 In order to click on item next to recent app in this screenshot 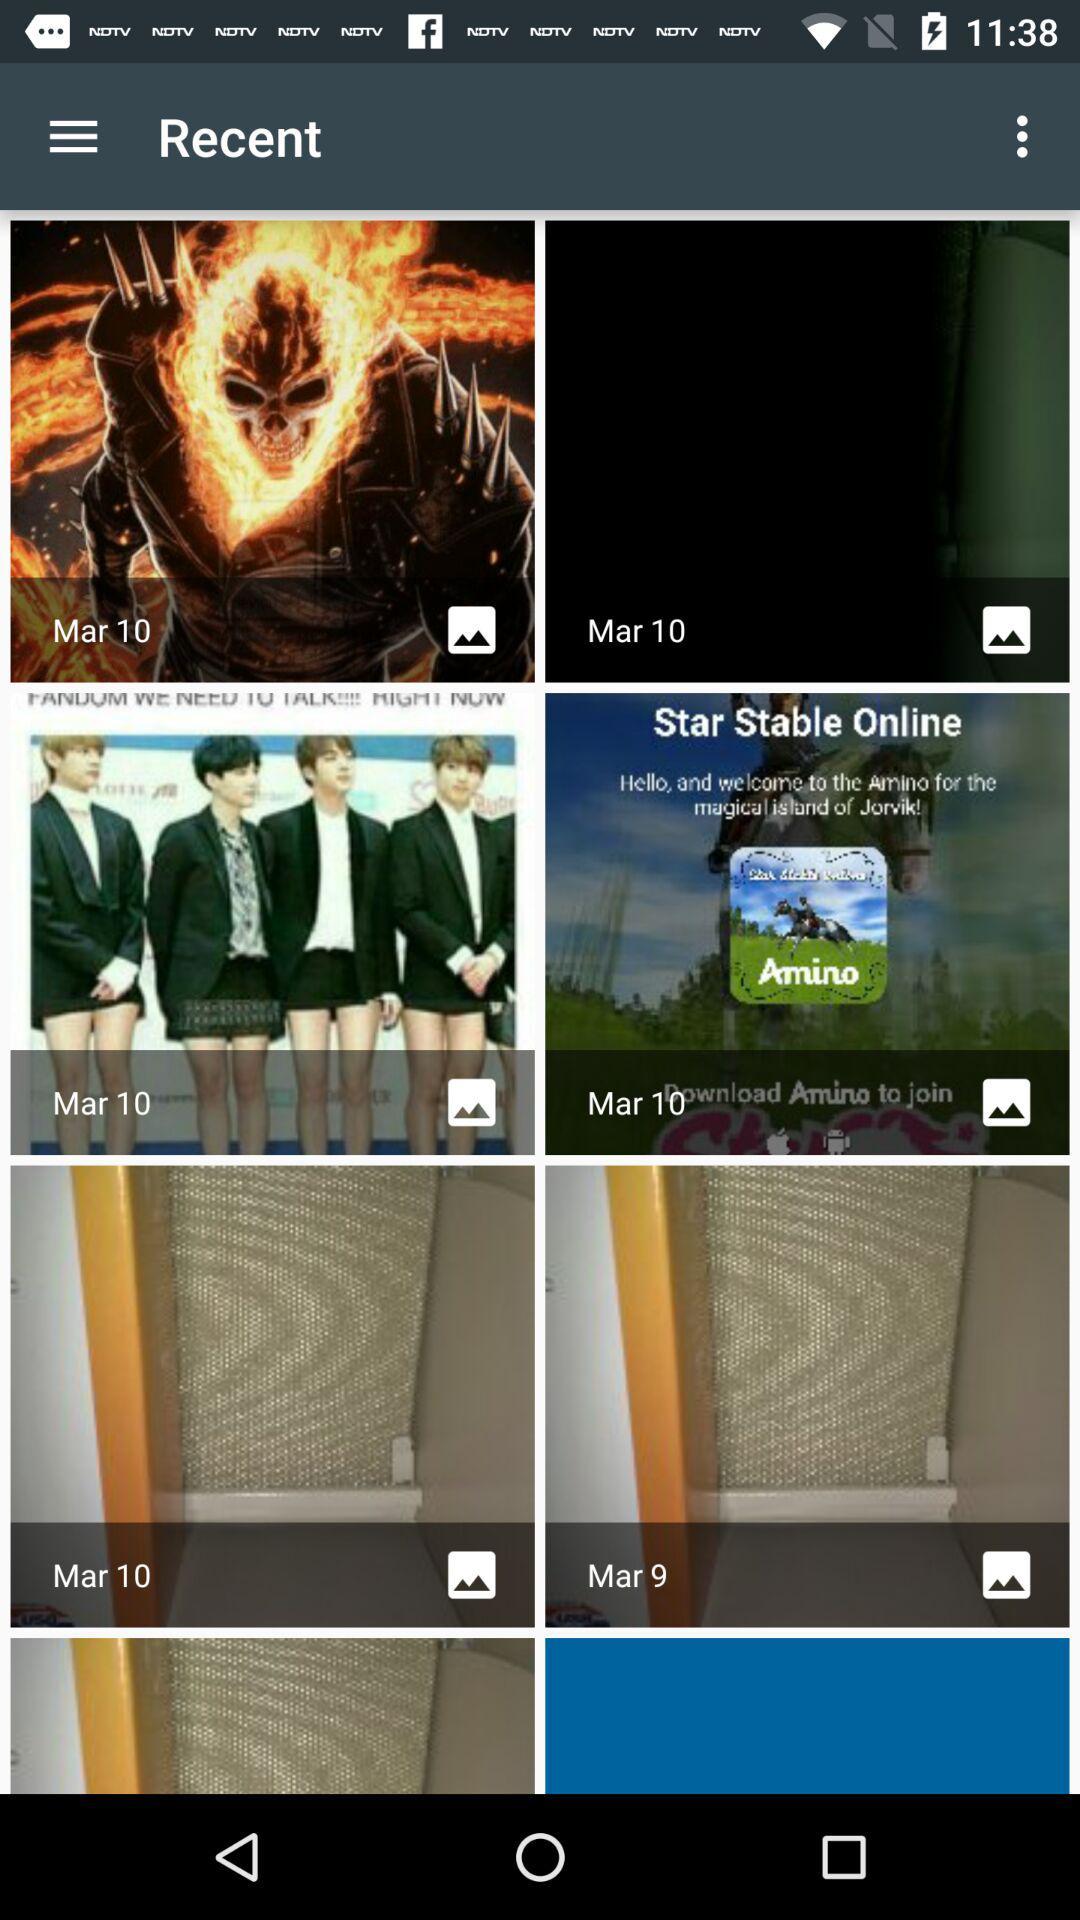, I will do `click(72, 135)`.